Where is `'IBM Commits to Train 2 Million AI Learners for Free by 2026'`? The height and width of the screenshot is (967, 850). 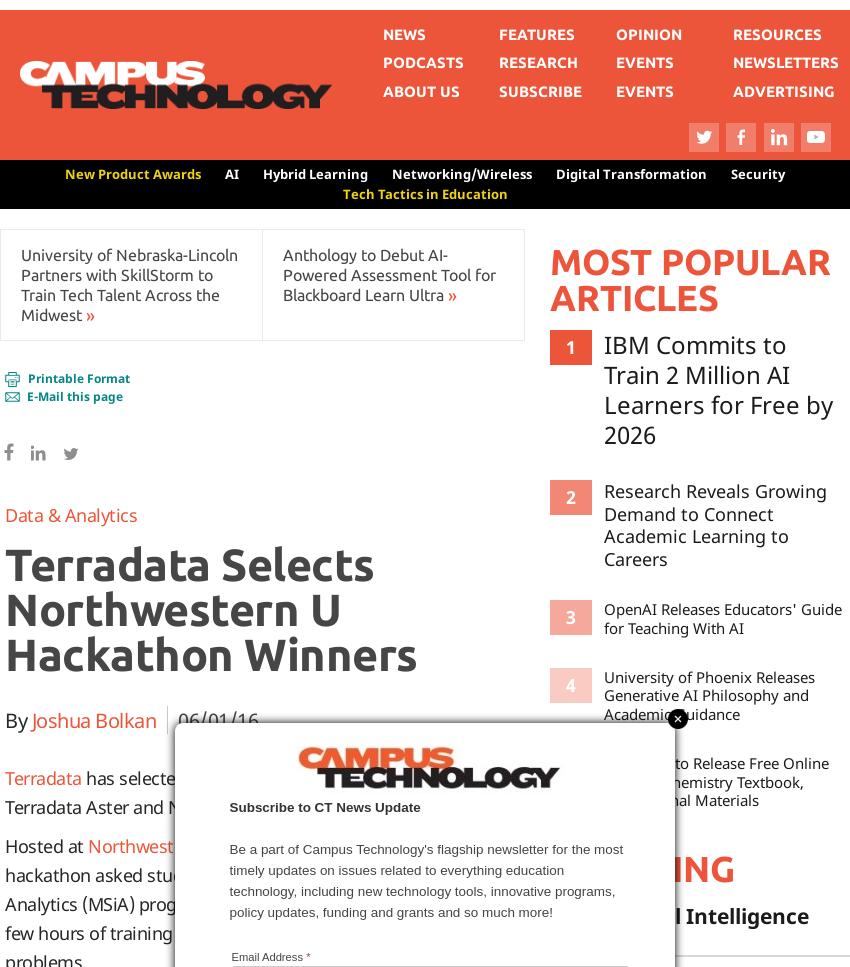
'IBM Commits to Train 2 Million AI Learners for Free by 2026' is located at coordinates (717, 389).